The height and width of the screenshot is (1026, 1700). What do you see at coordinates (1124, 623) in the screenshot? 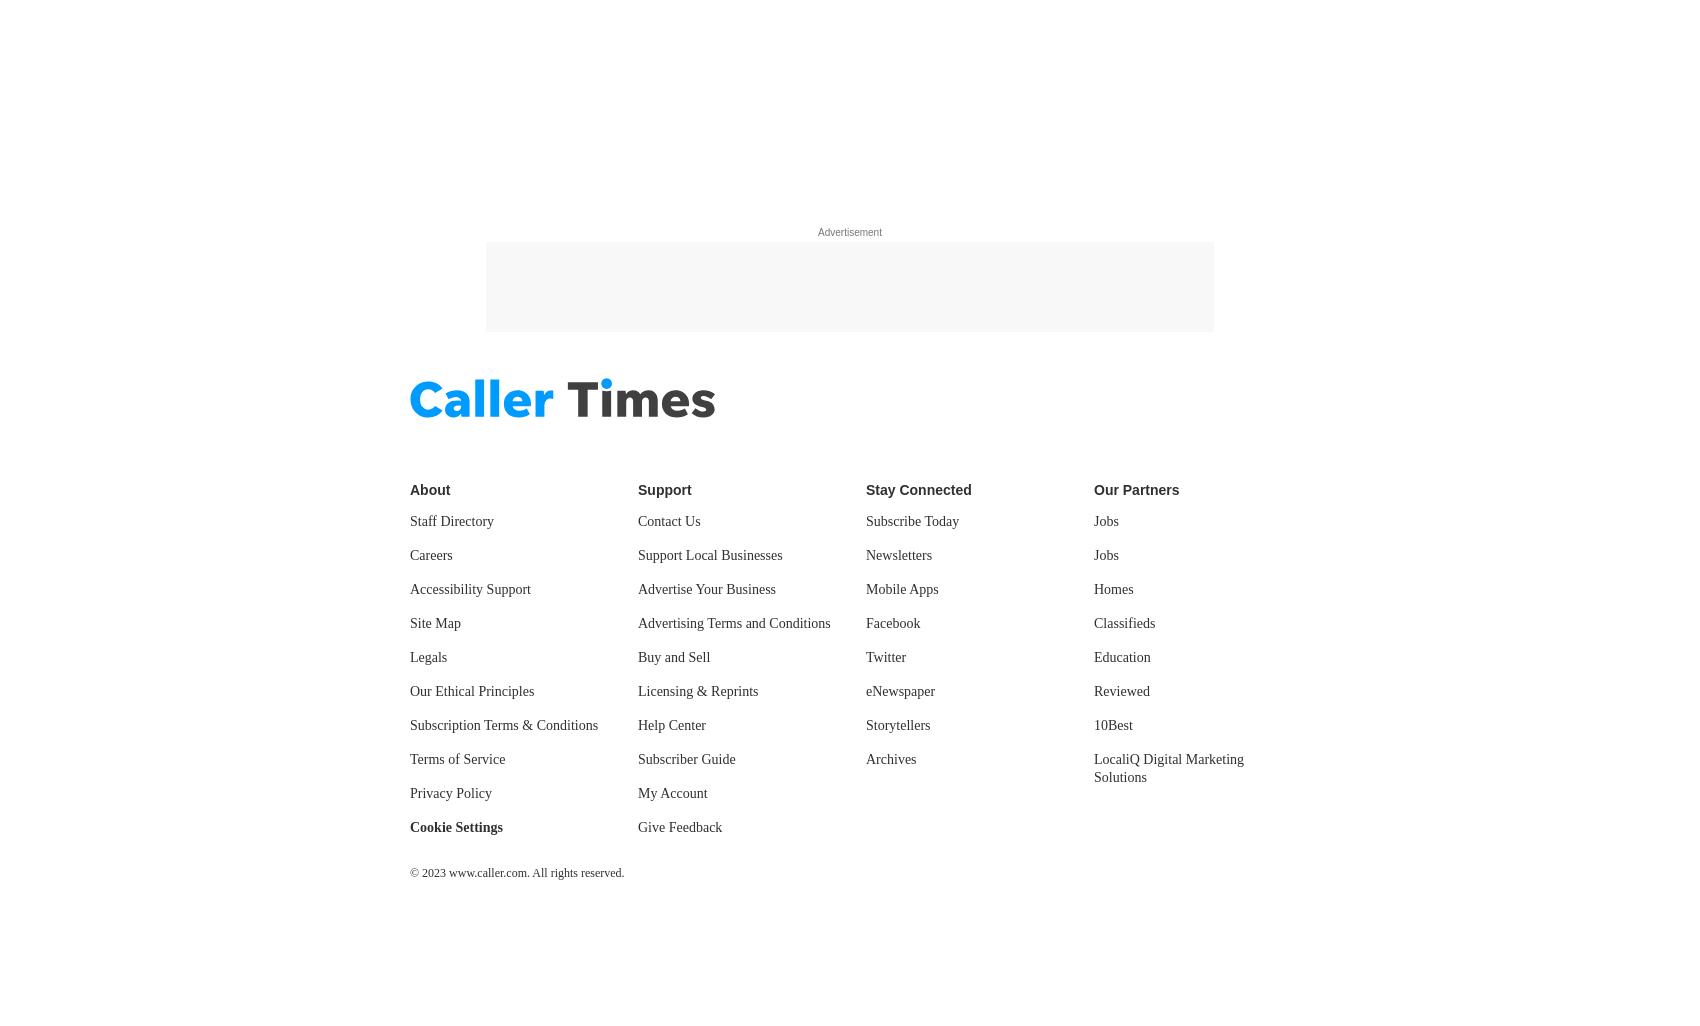
I see `'Classifieds'` at bounding box center [1124, 623].